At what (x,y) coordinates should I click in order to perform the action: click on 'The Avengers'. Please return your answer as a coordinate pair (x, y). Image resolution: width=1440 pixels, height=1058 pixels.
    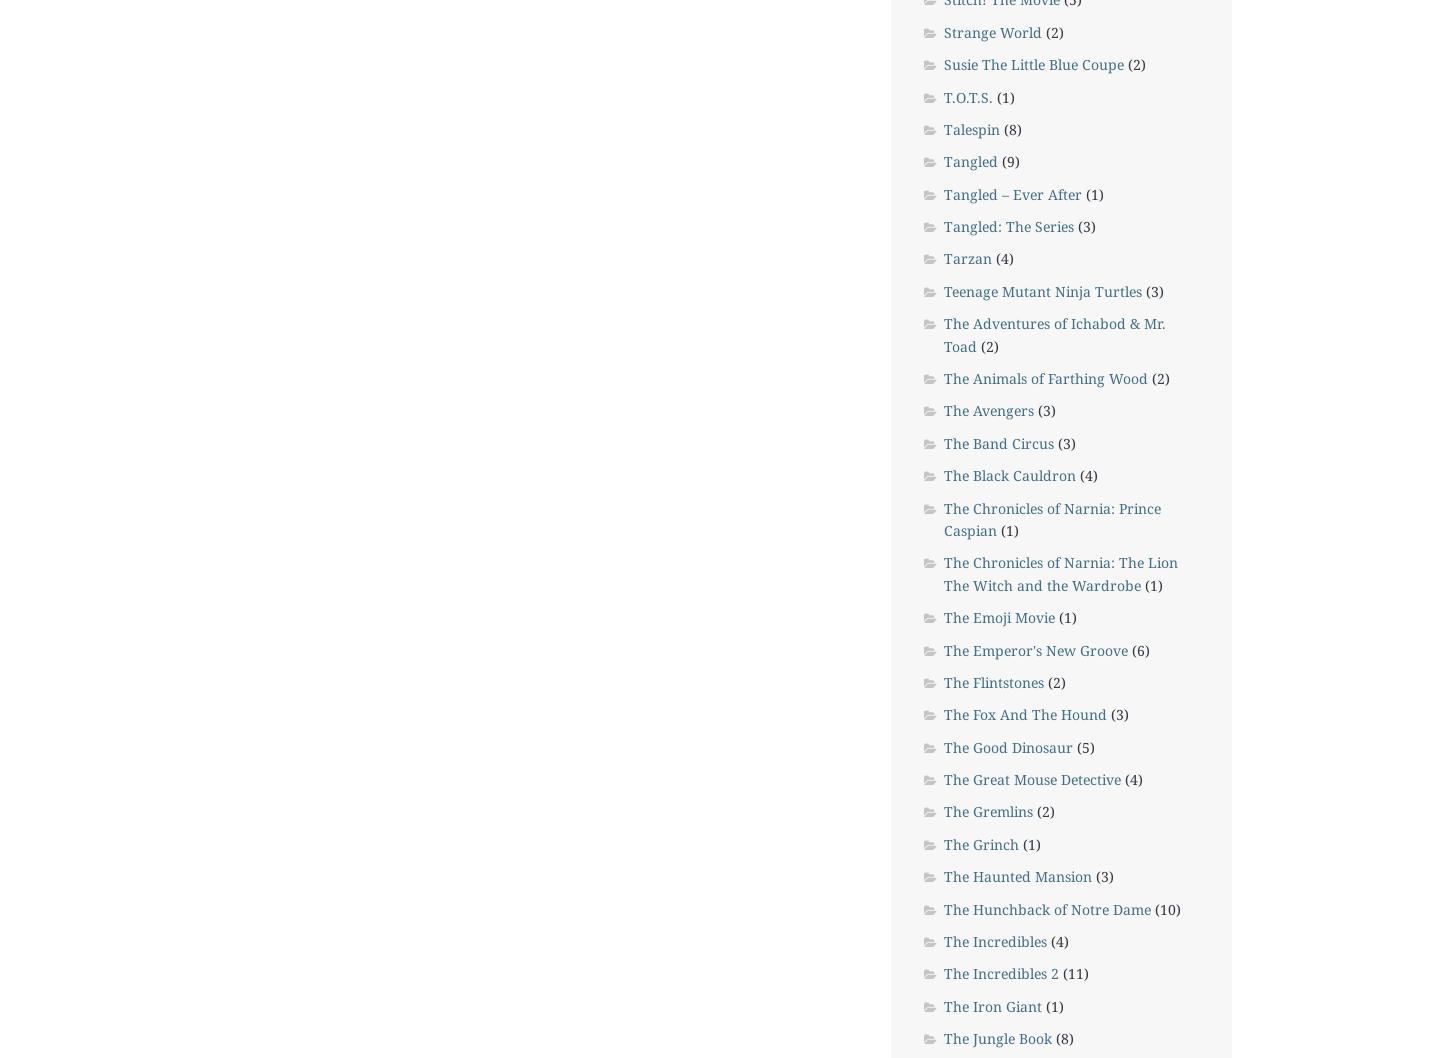
    Looking at the image, I should click on (986, 410).